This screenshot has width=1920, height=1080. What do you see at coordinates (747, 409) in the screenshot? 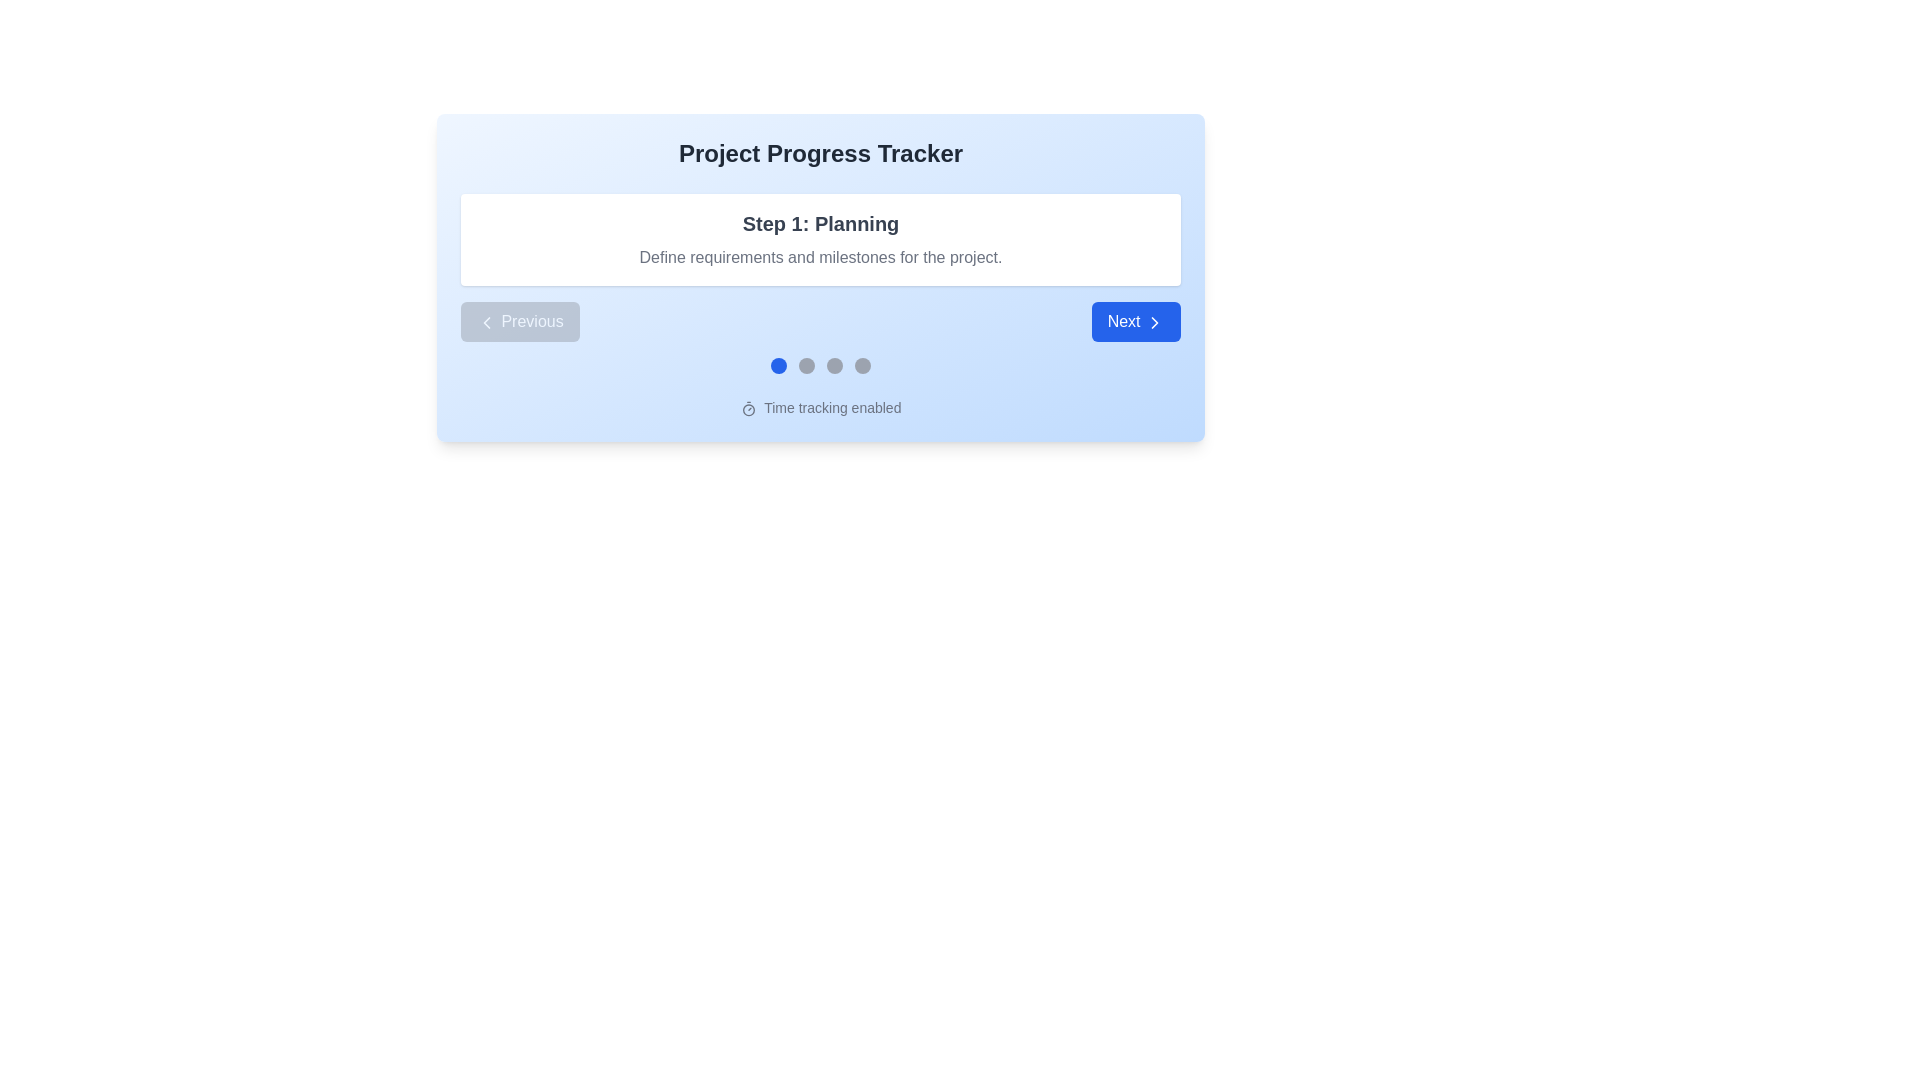
I see `the circular timer icon located to the left of the 'Time tracking enabled' text in the lower section of the interface` at bounding box center [747, 409].